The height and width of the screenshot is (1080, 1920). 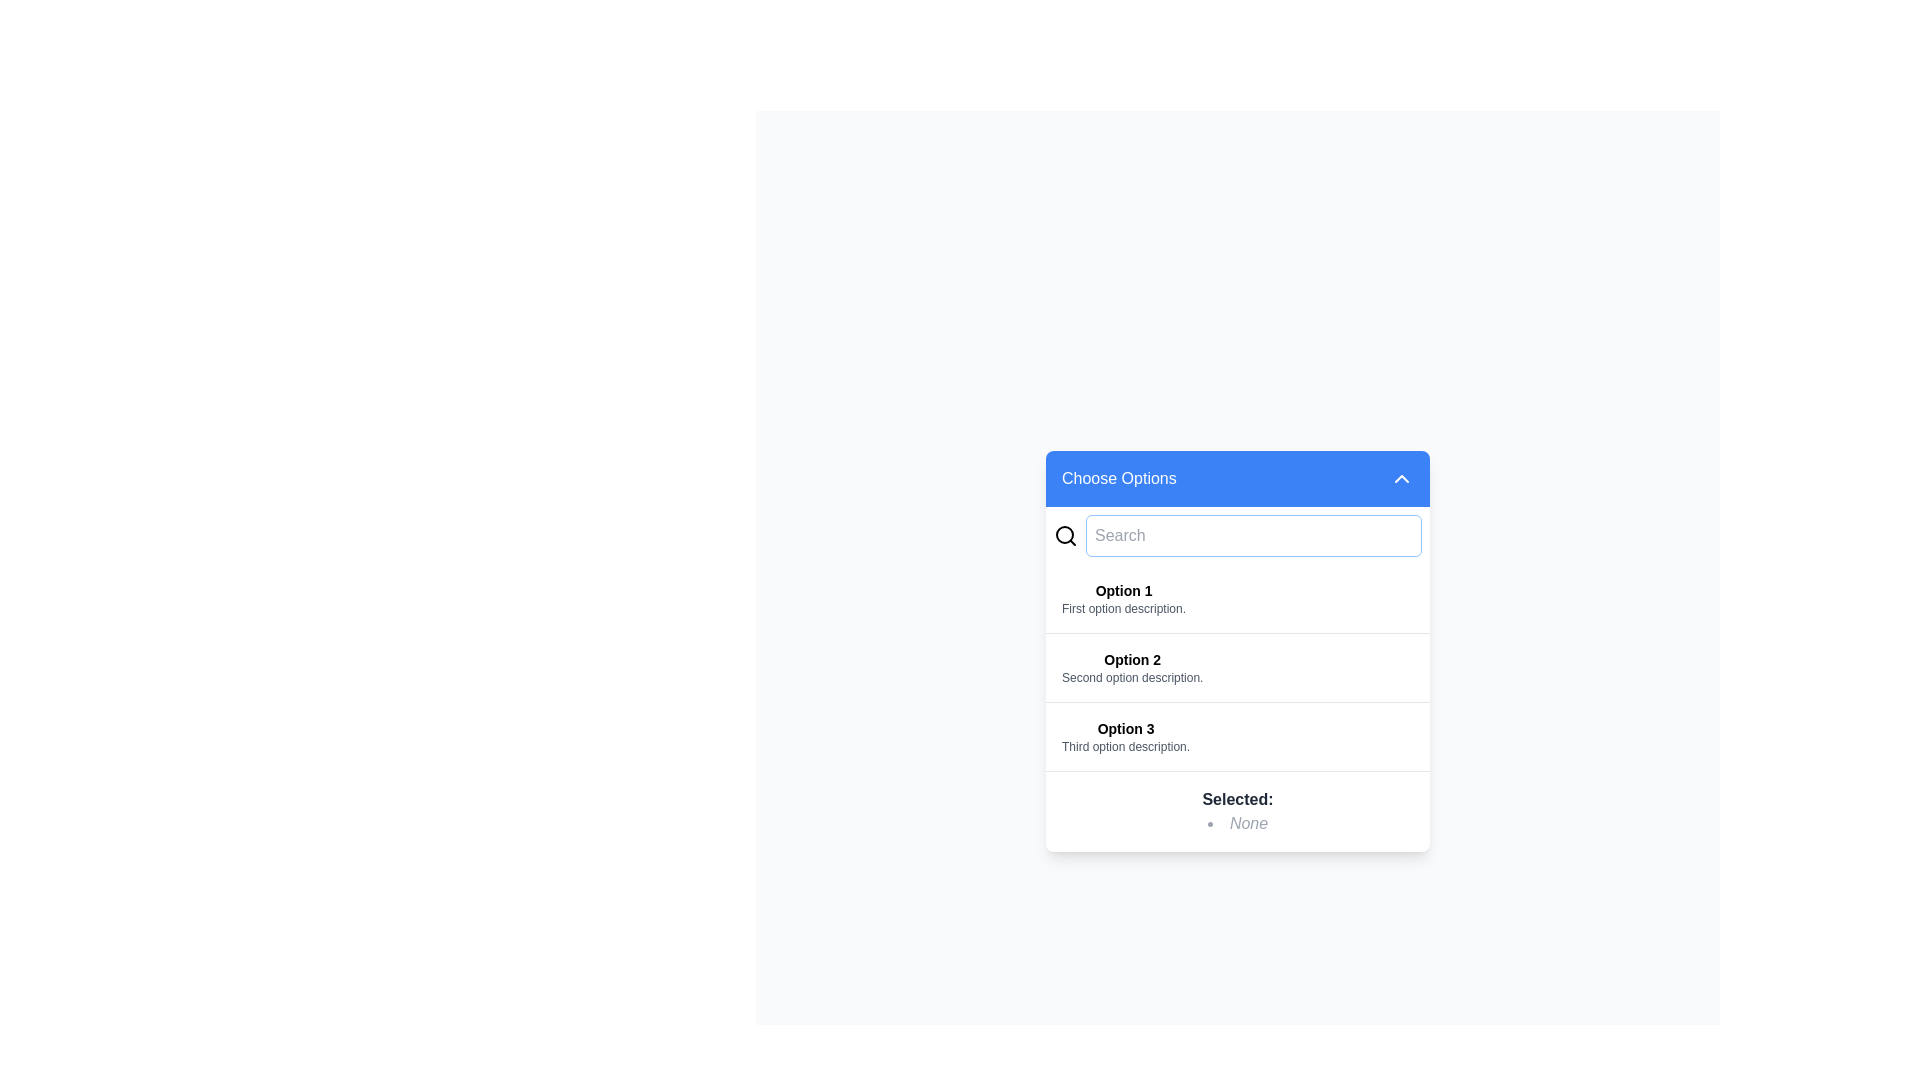 I want to click on descriptive text label that provides additional information about the 'Option 2' category, located directly below the bold 'Option 2' label, so click(x=1132, y=676).